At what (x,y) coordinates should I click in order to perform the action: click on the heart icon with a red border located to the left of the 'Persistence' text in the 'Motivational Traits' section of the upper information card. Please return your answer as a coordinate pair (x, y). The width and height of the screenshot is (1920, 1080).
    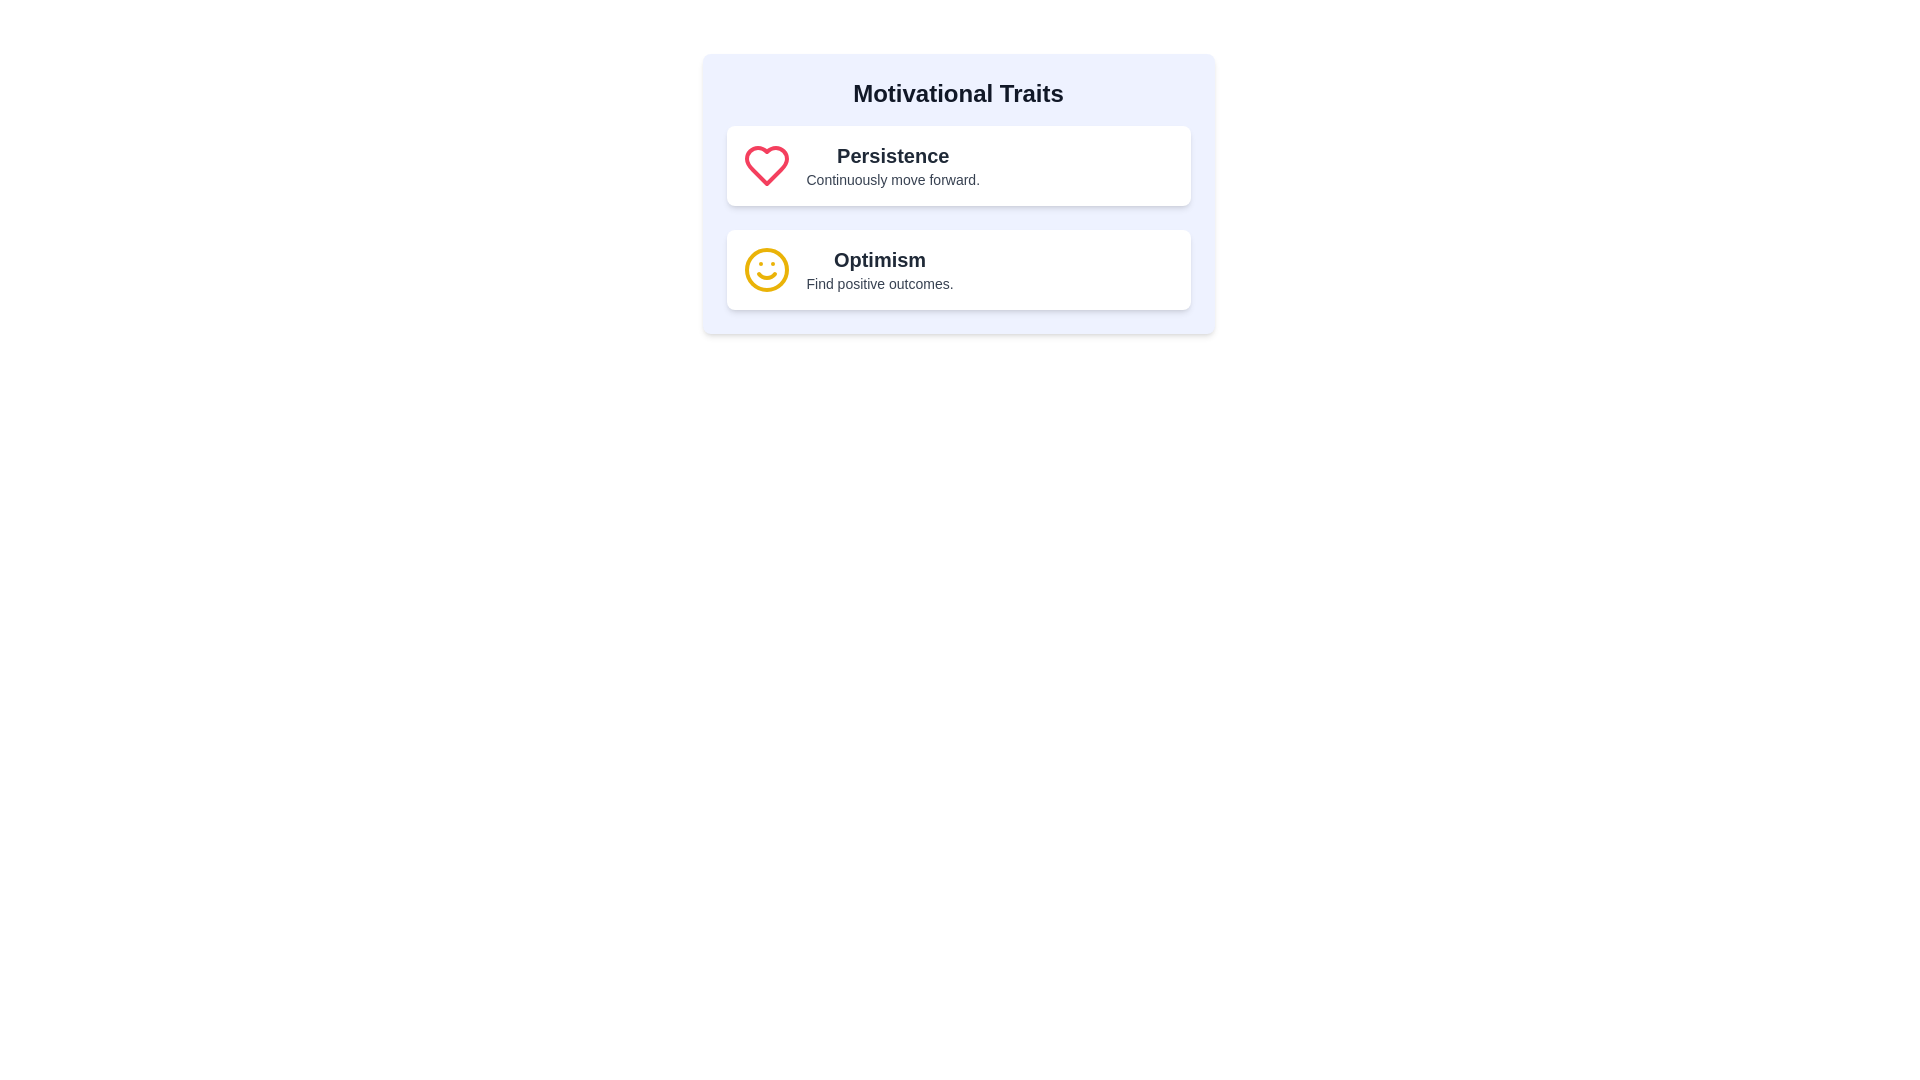
    Looking at the image, I should click on (765, 164).